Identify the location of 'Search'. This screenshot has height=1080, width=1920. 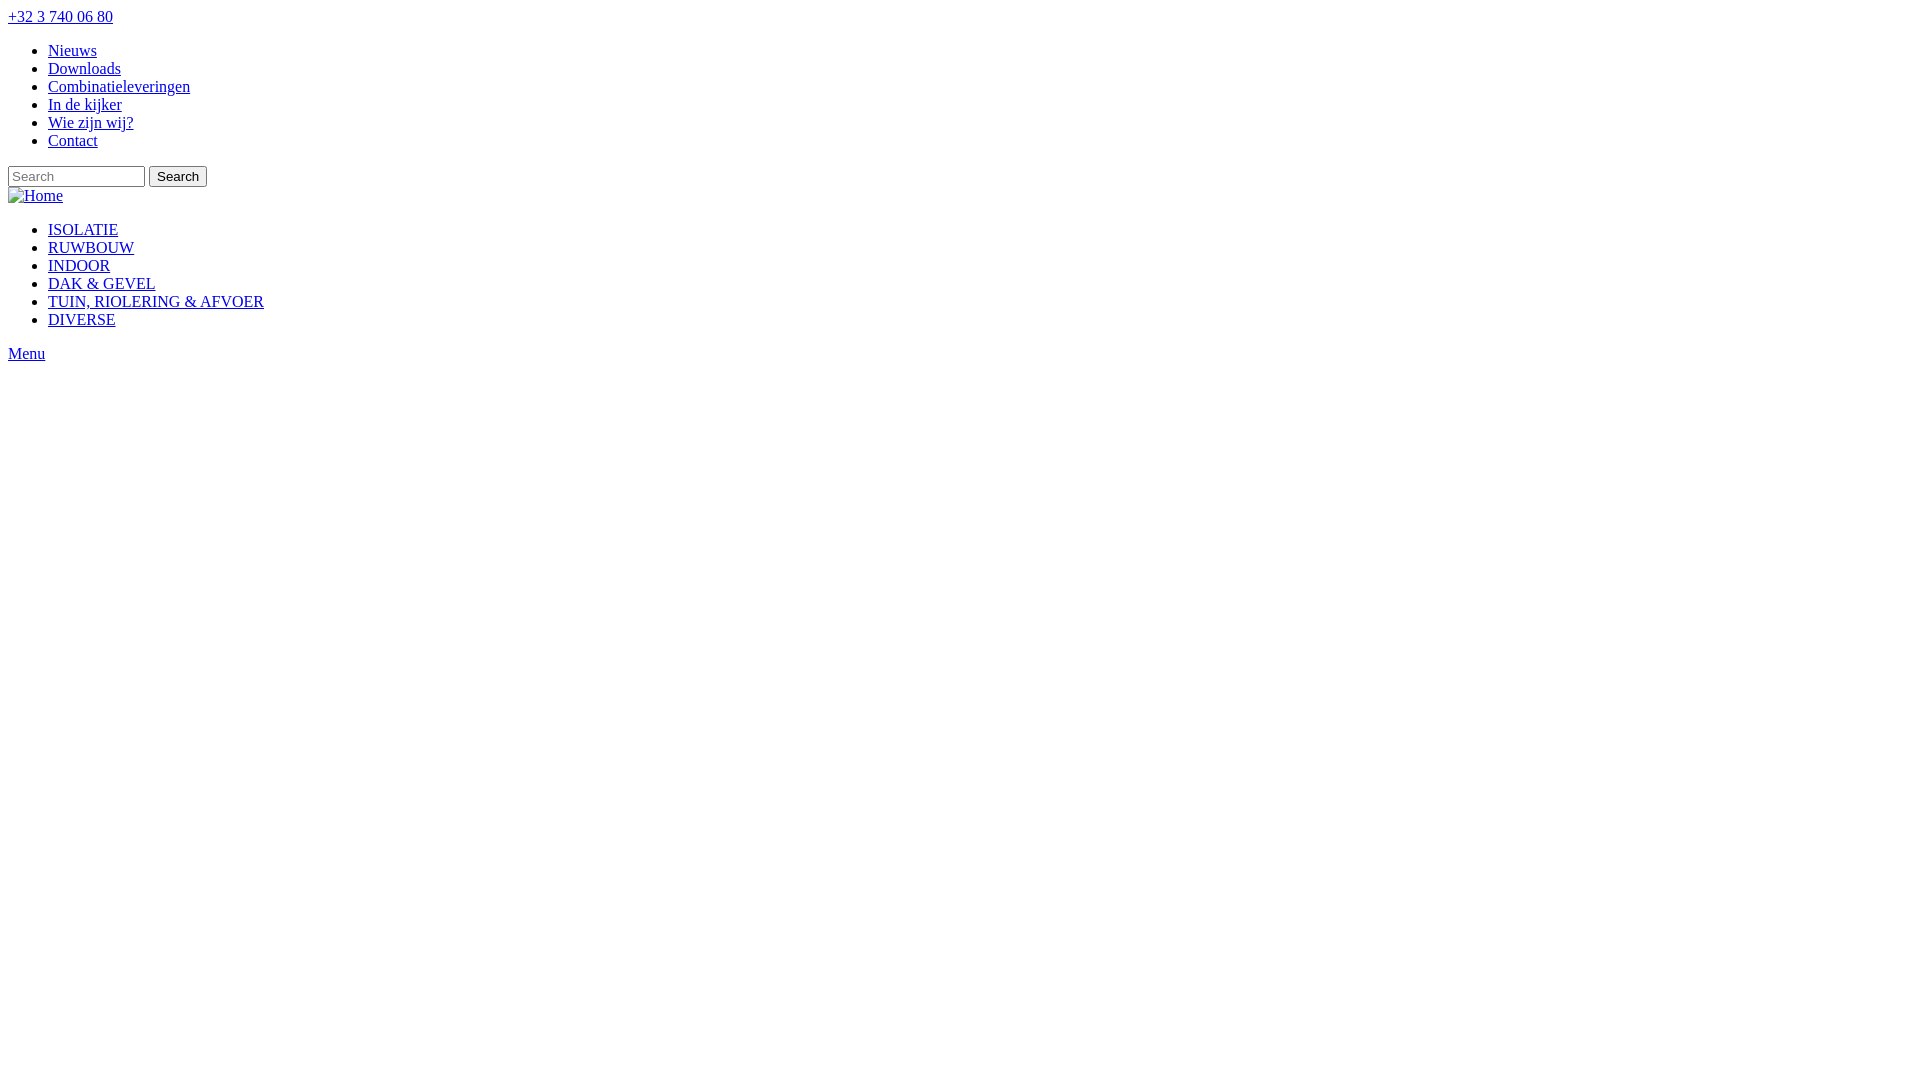
(177, 175).